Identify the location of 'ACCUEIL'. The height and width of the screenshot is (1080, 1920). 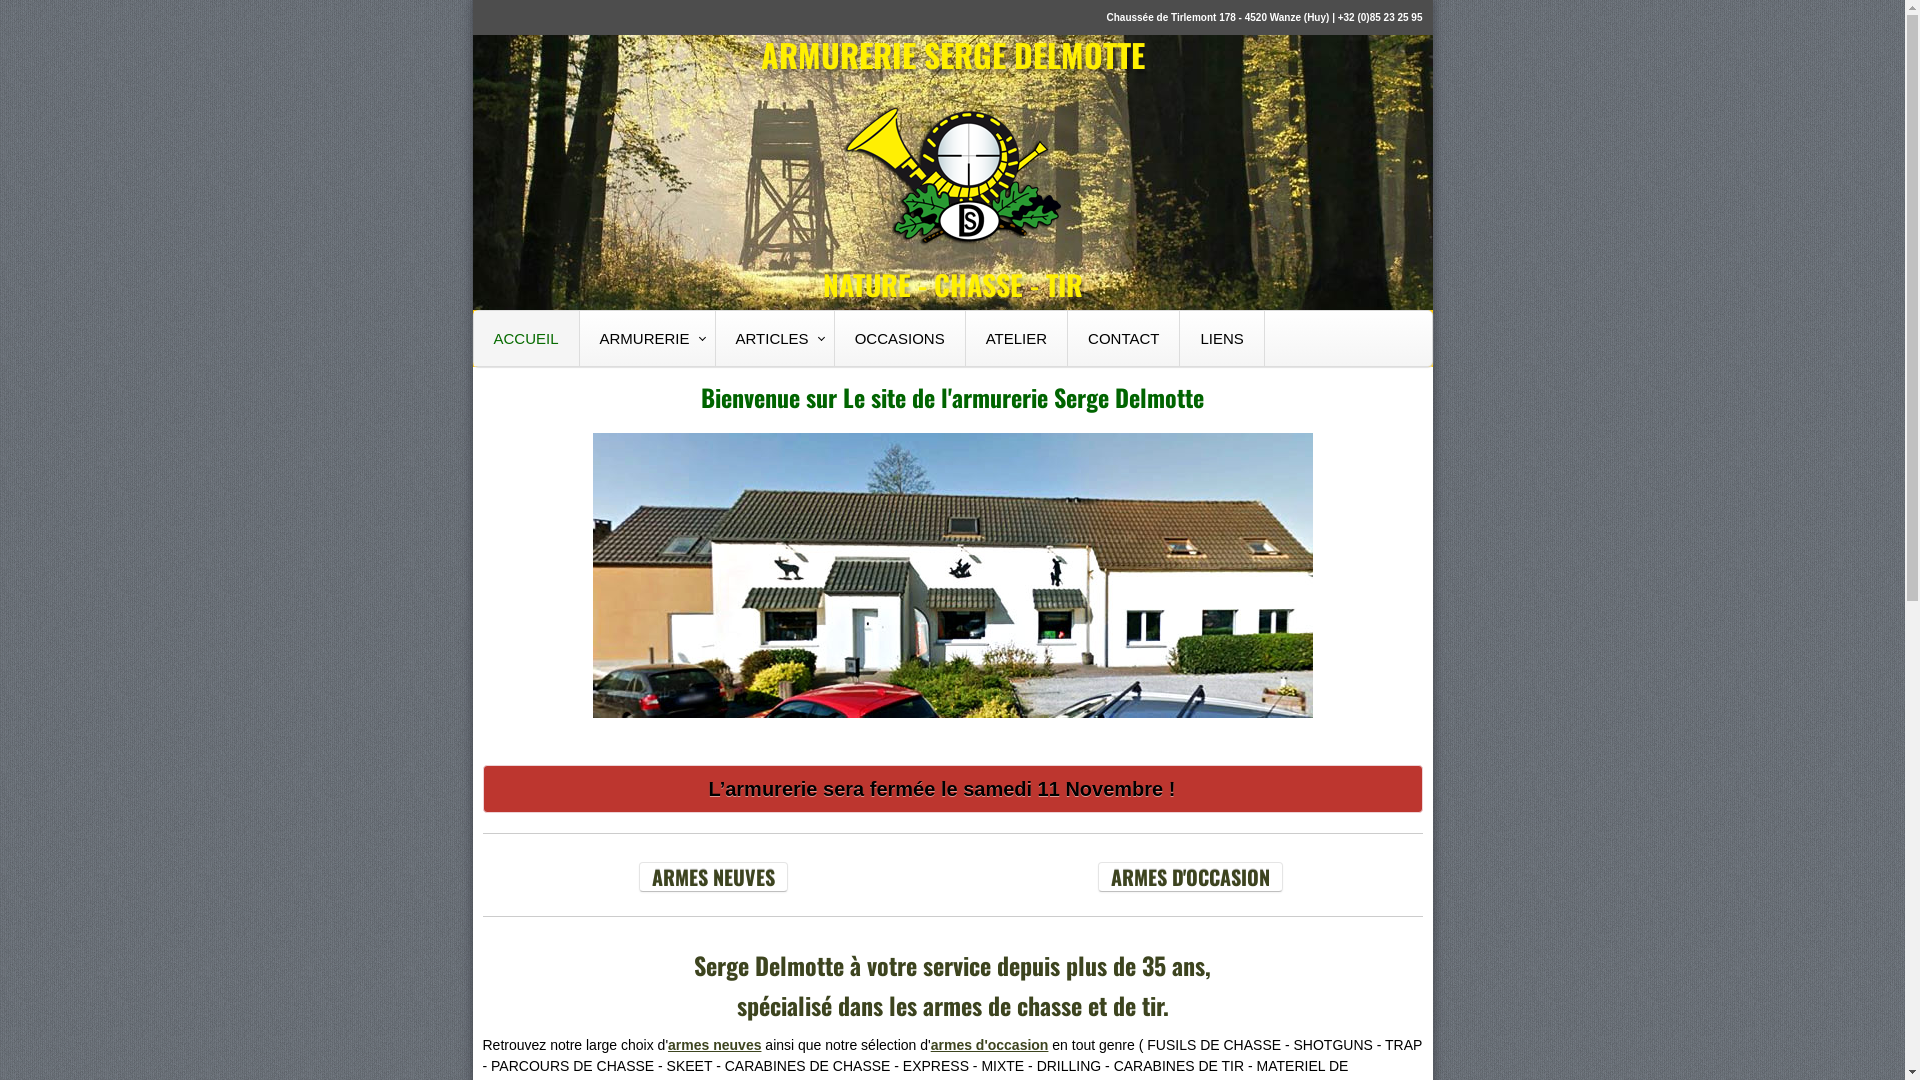
(473, 337).